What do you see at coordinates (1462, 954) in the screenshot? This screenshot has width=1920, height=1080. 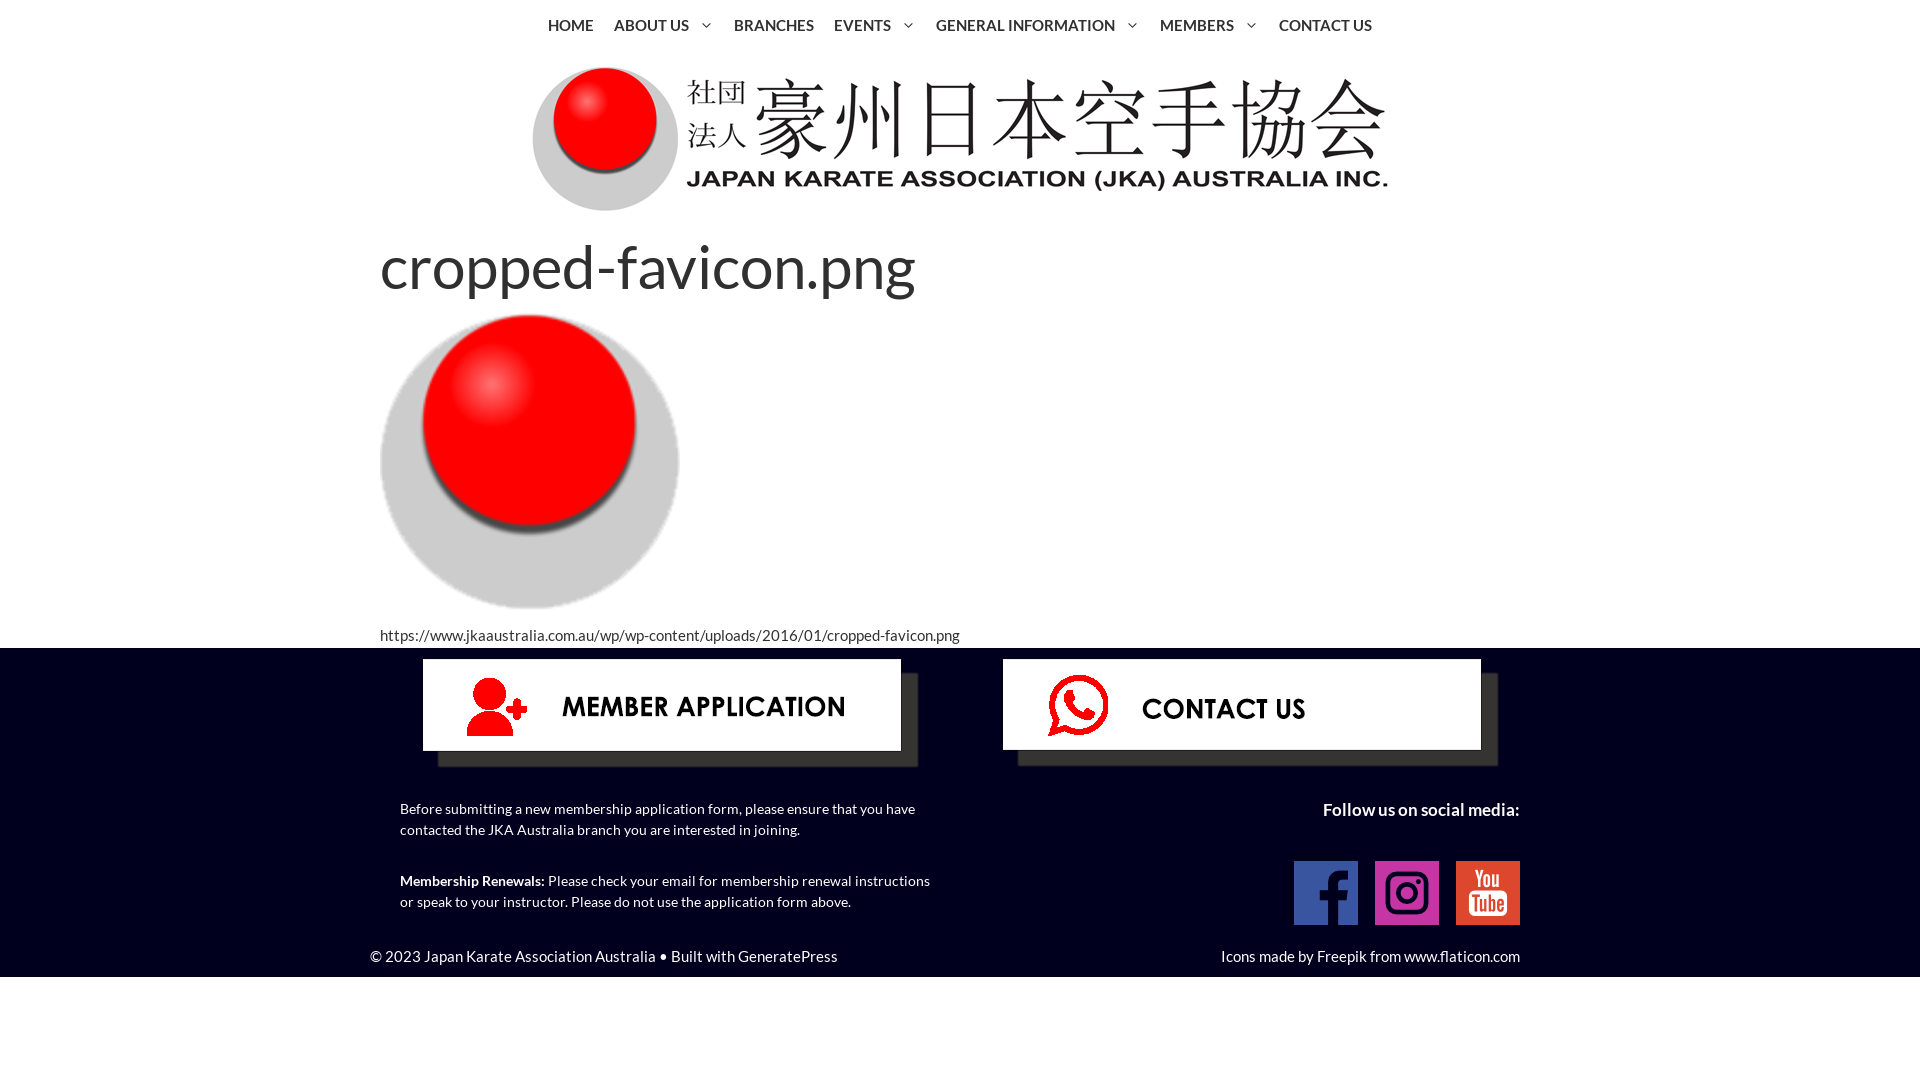 I see `'www.flaticon.com'` at bounding box center [1462, 954].